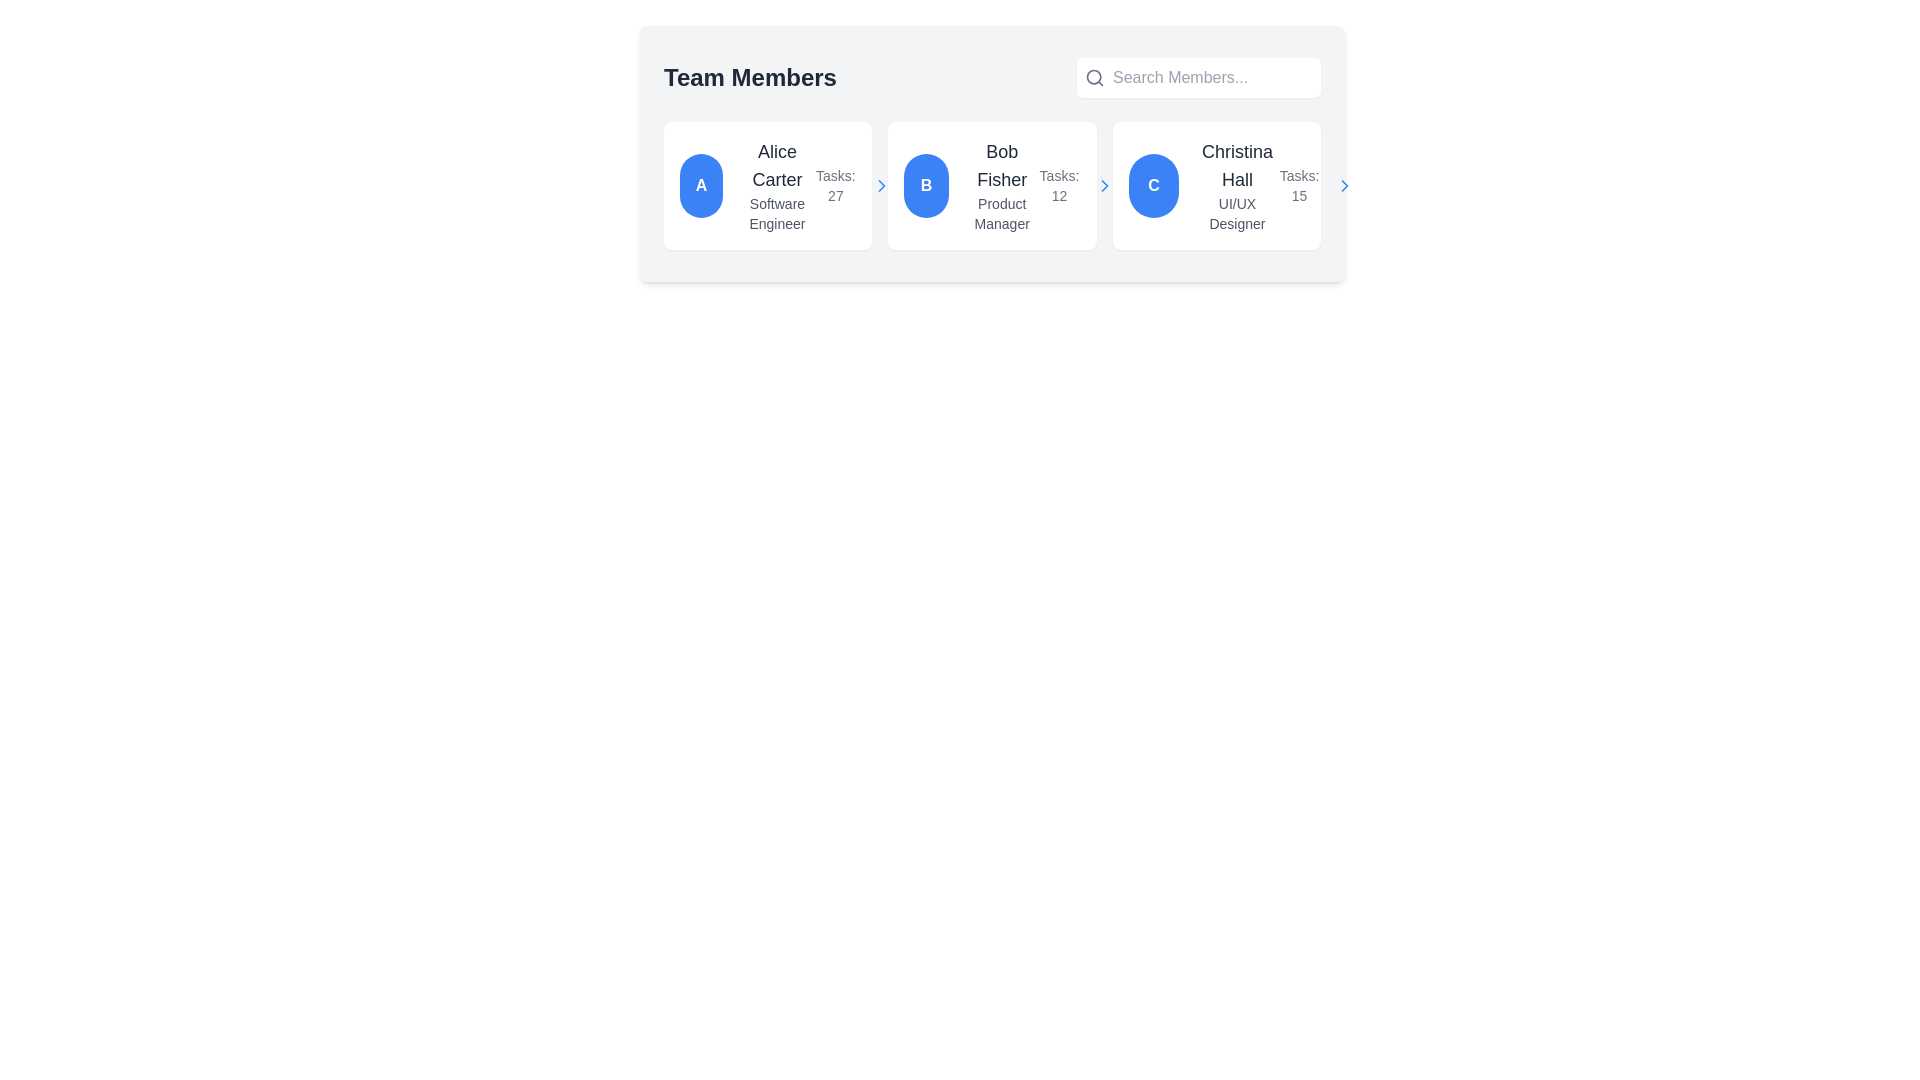 The width and height of the screenshot is (1920, 1080). What do you see at coordinates (1093, 76) in the screenshot?
I see `the gray magnifying glass search icon located in the top-right section of the interface to initiate a search` at bounding box center [1093, 76].